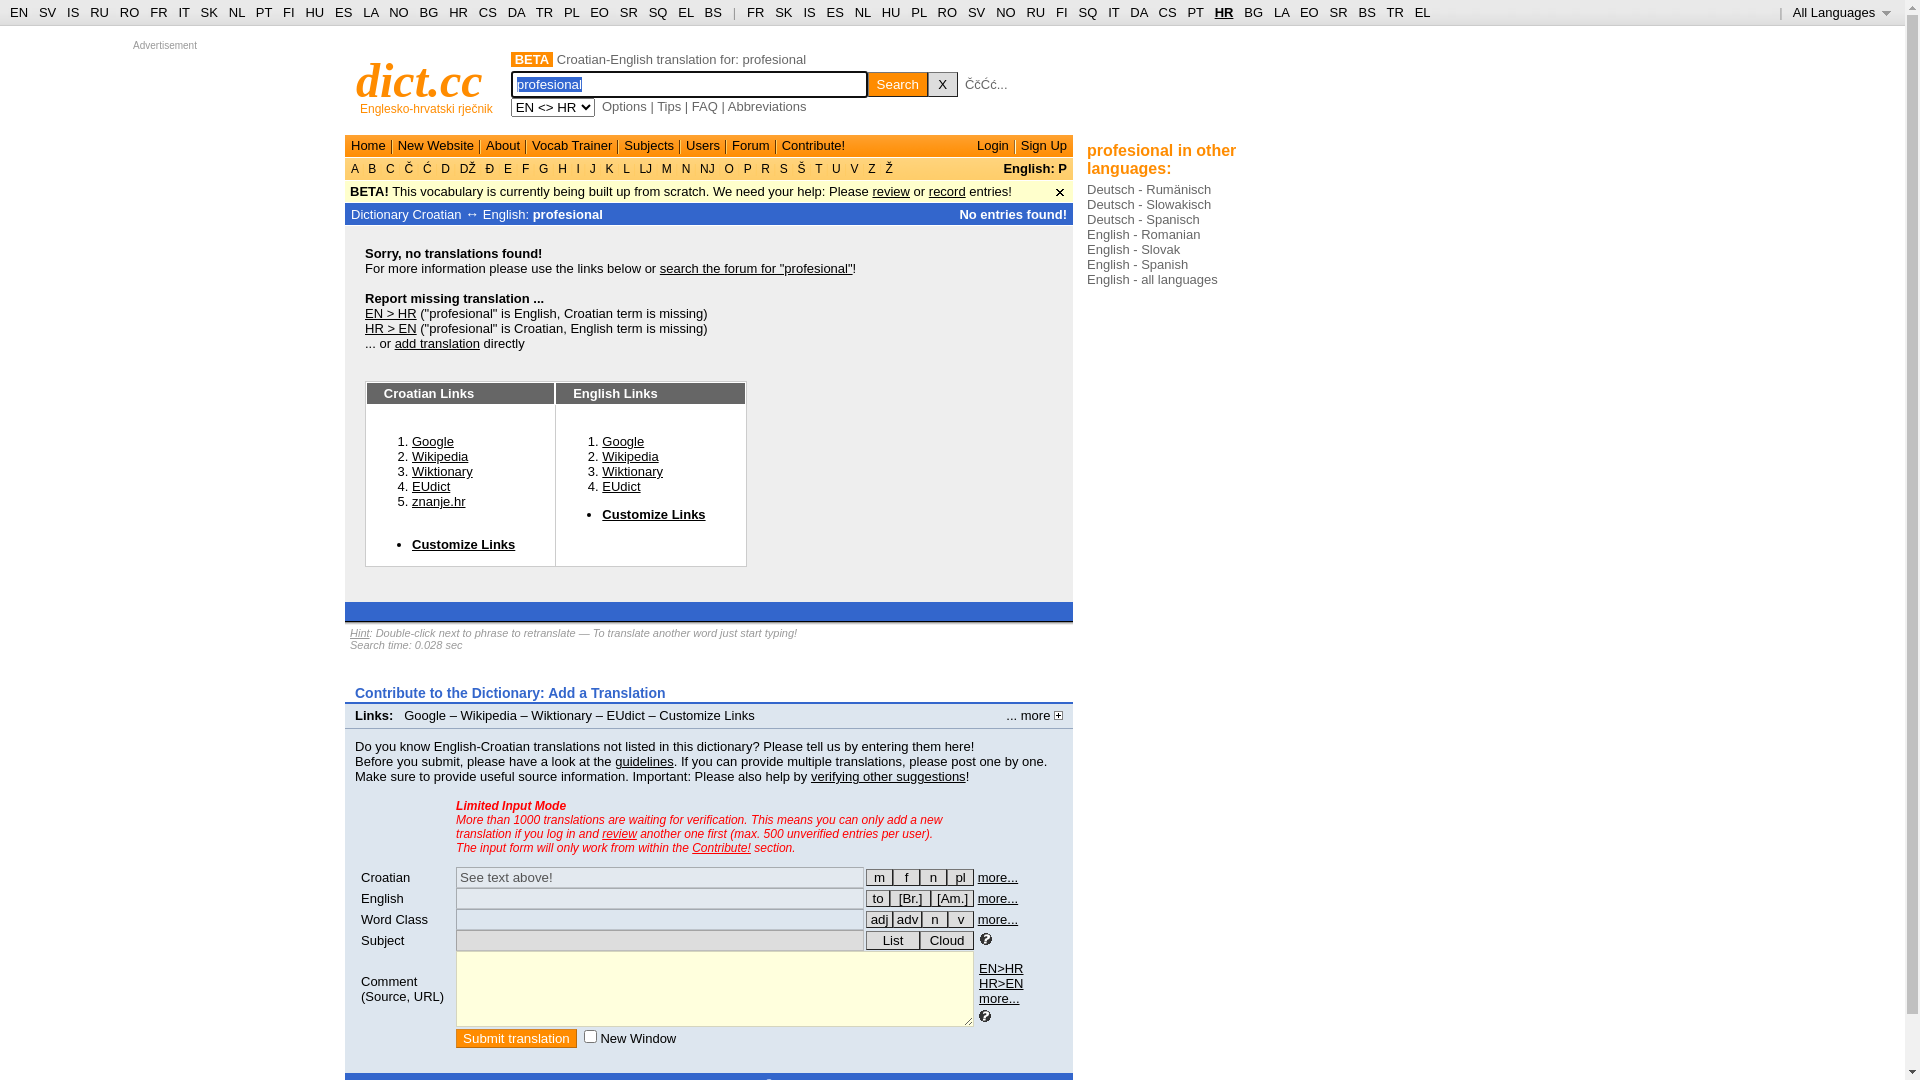 Image resolution: width=1920 pixels, height=1080 pixels. I want to click on 'Hint', so click(360, 632).